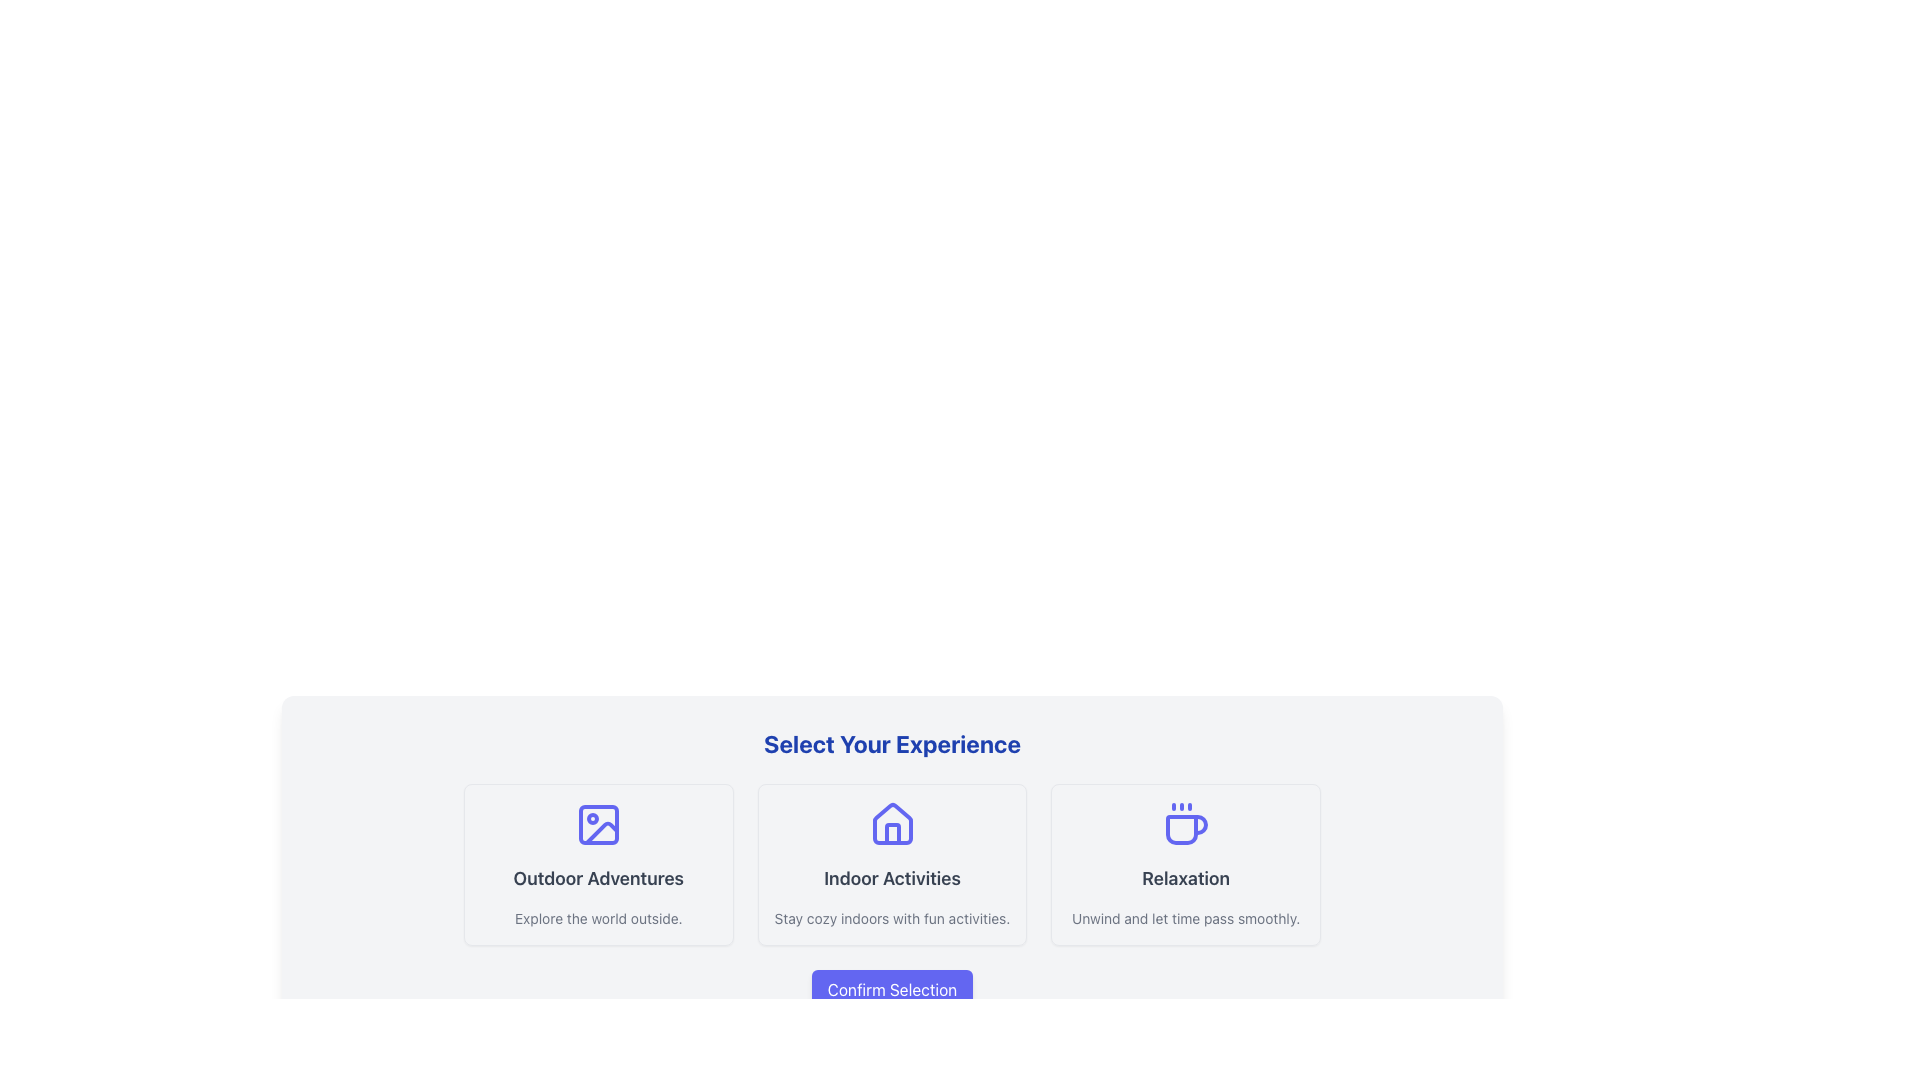 Image resolution: width=1920 pixels, height=1080 pixels. What do you see at coordinates (891, 918) in the screenshot?
I see `the static text element providing context for the 'Indoor Activities' option, located at the bottom of the corresponding card` at bounding box center [891, 918].